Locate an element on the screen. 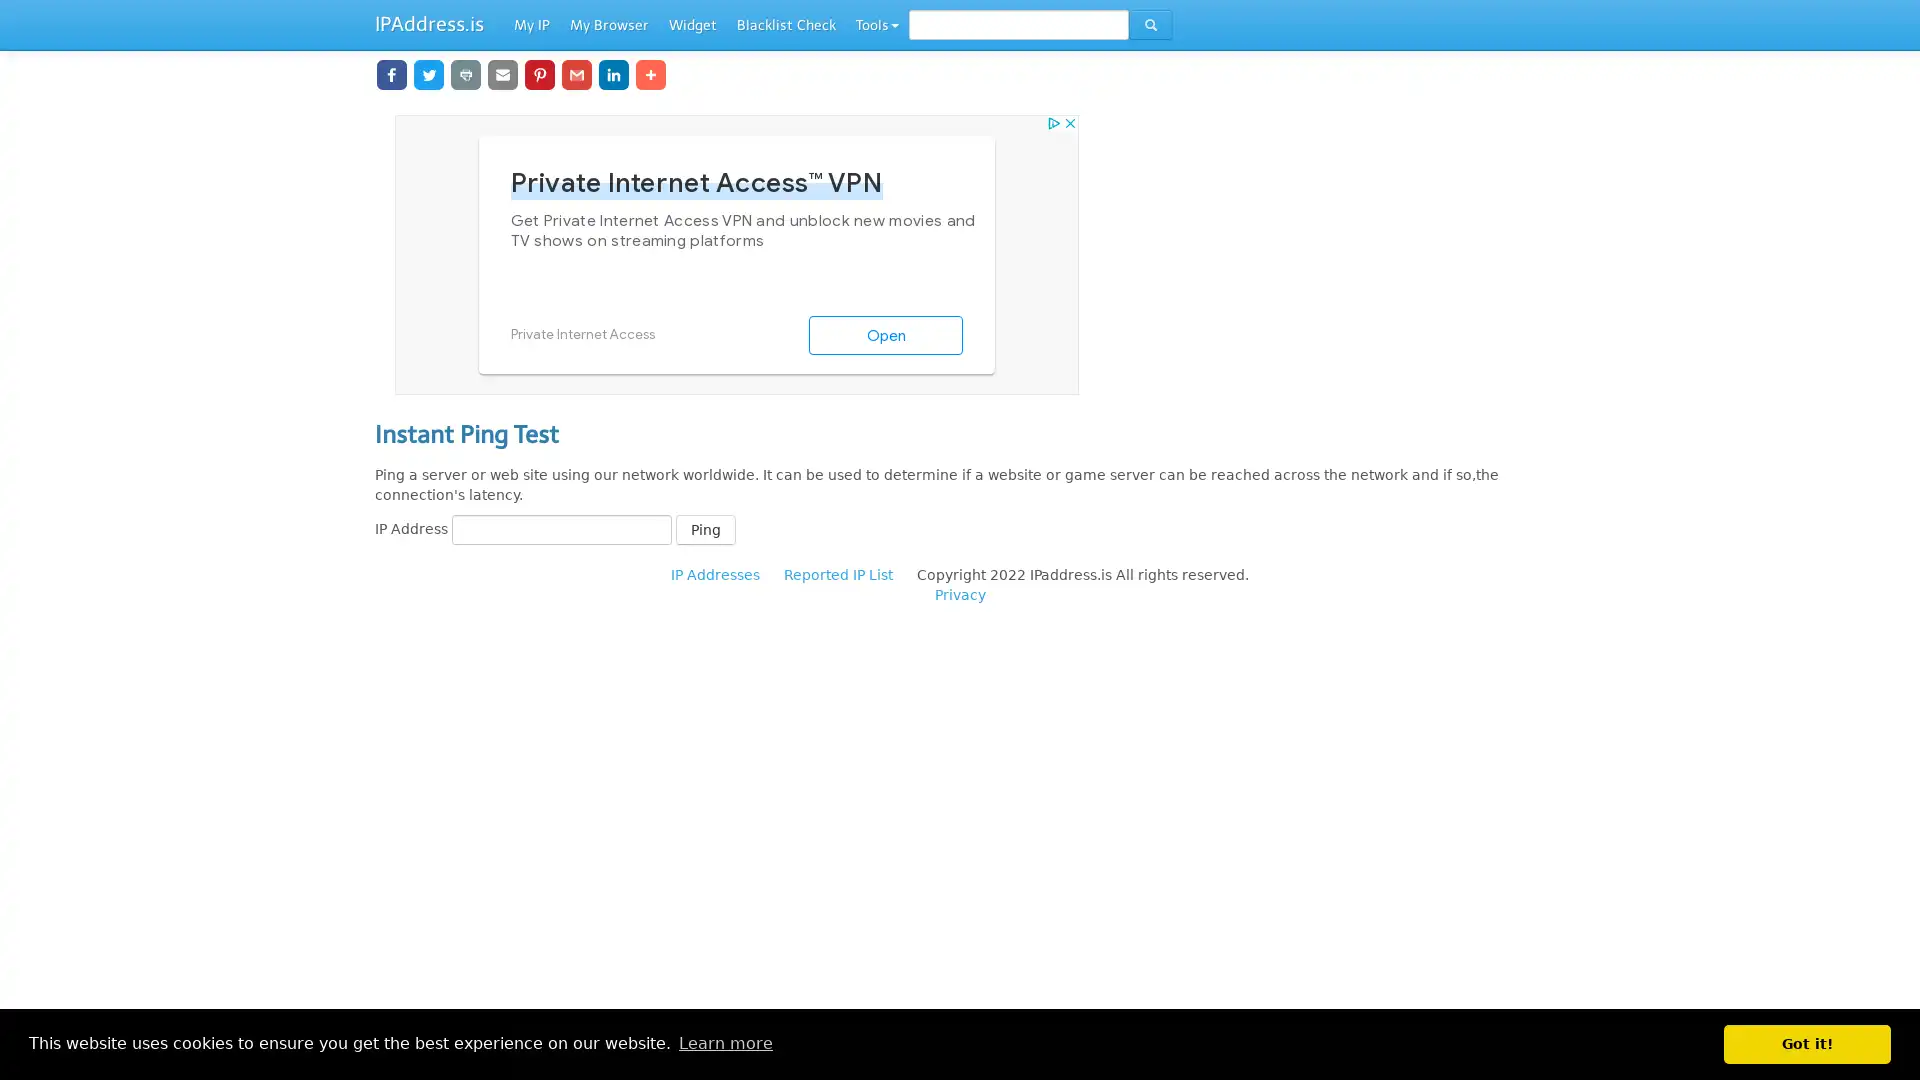  Share to Email is located at coordinates (494, 73).